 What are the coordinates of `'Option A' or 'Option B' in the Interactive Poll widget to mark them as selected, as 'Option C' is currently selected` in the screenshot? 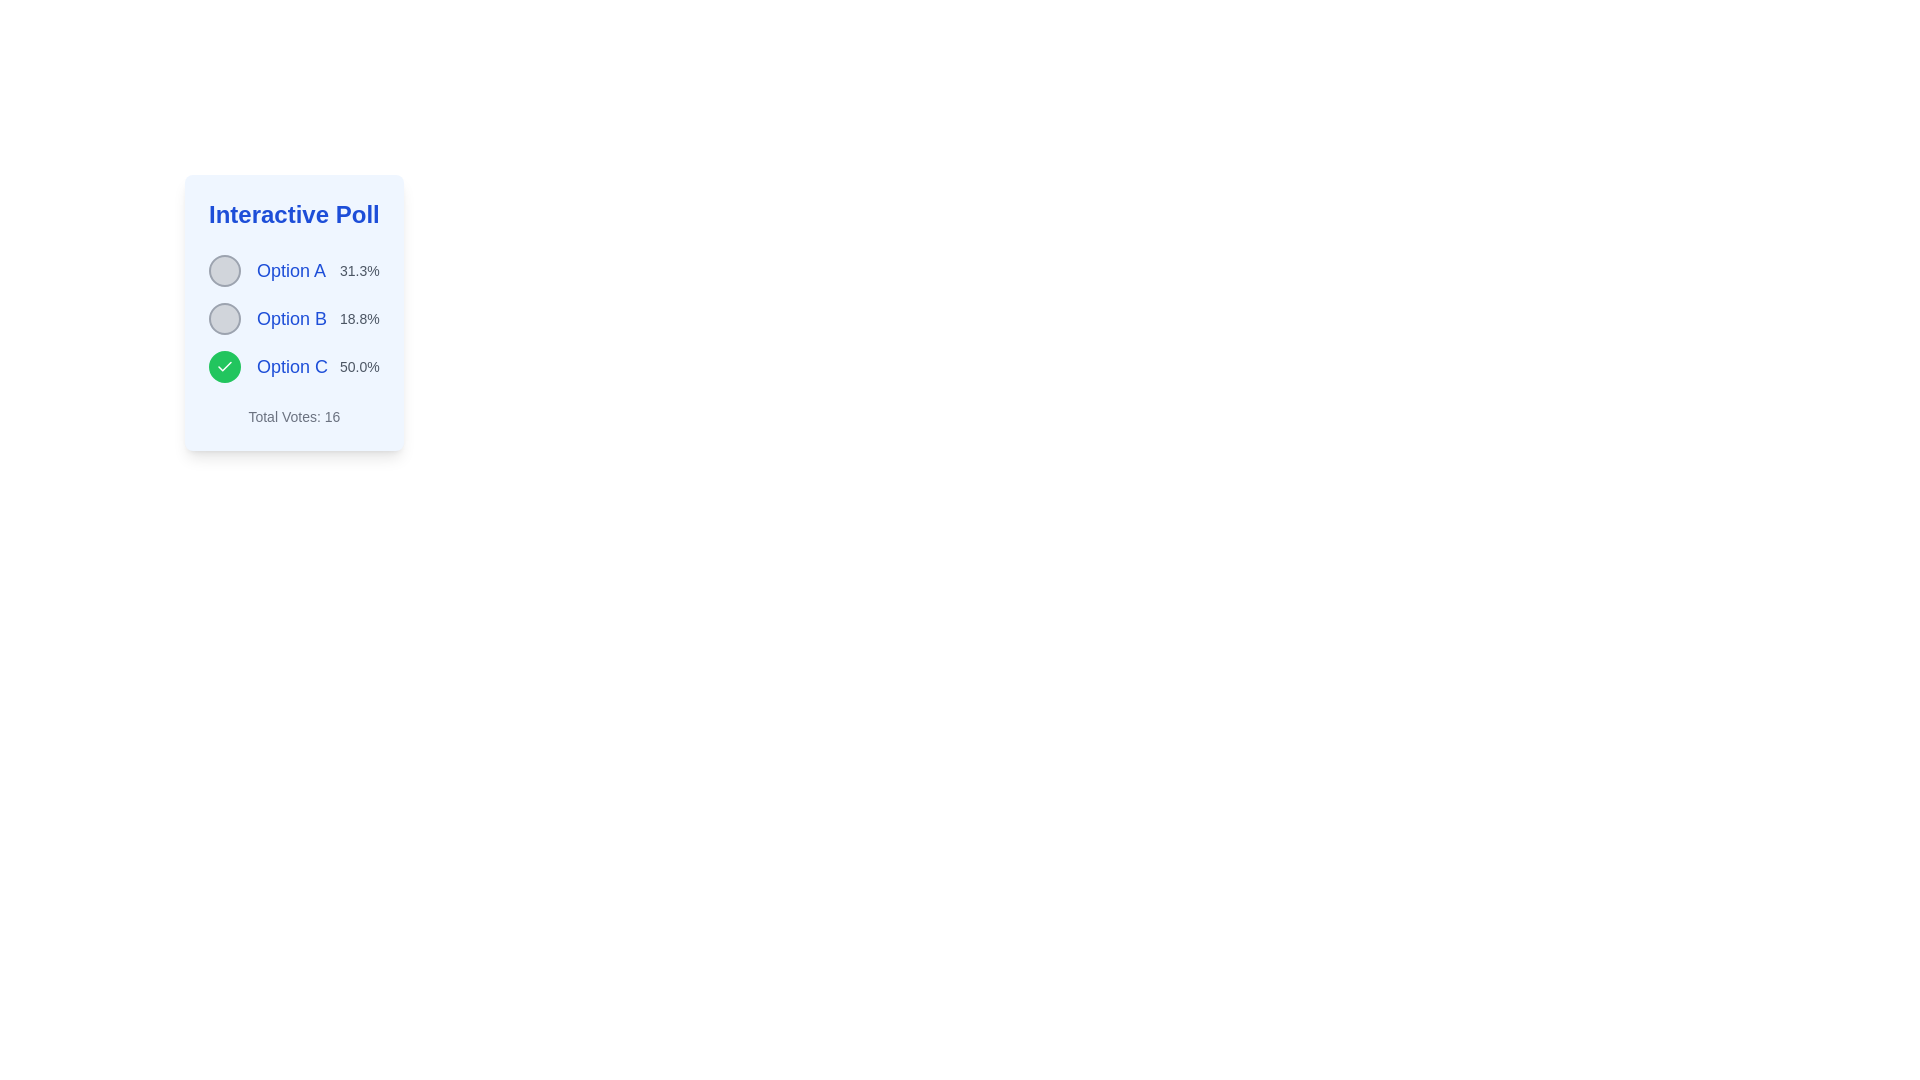 It's located at (293, 312).